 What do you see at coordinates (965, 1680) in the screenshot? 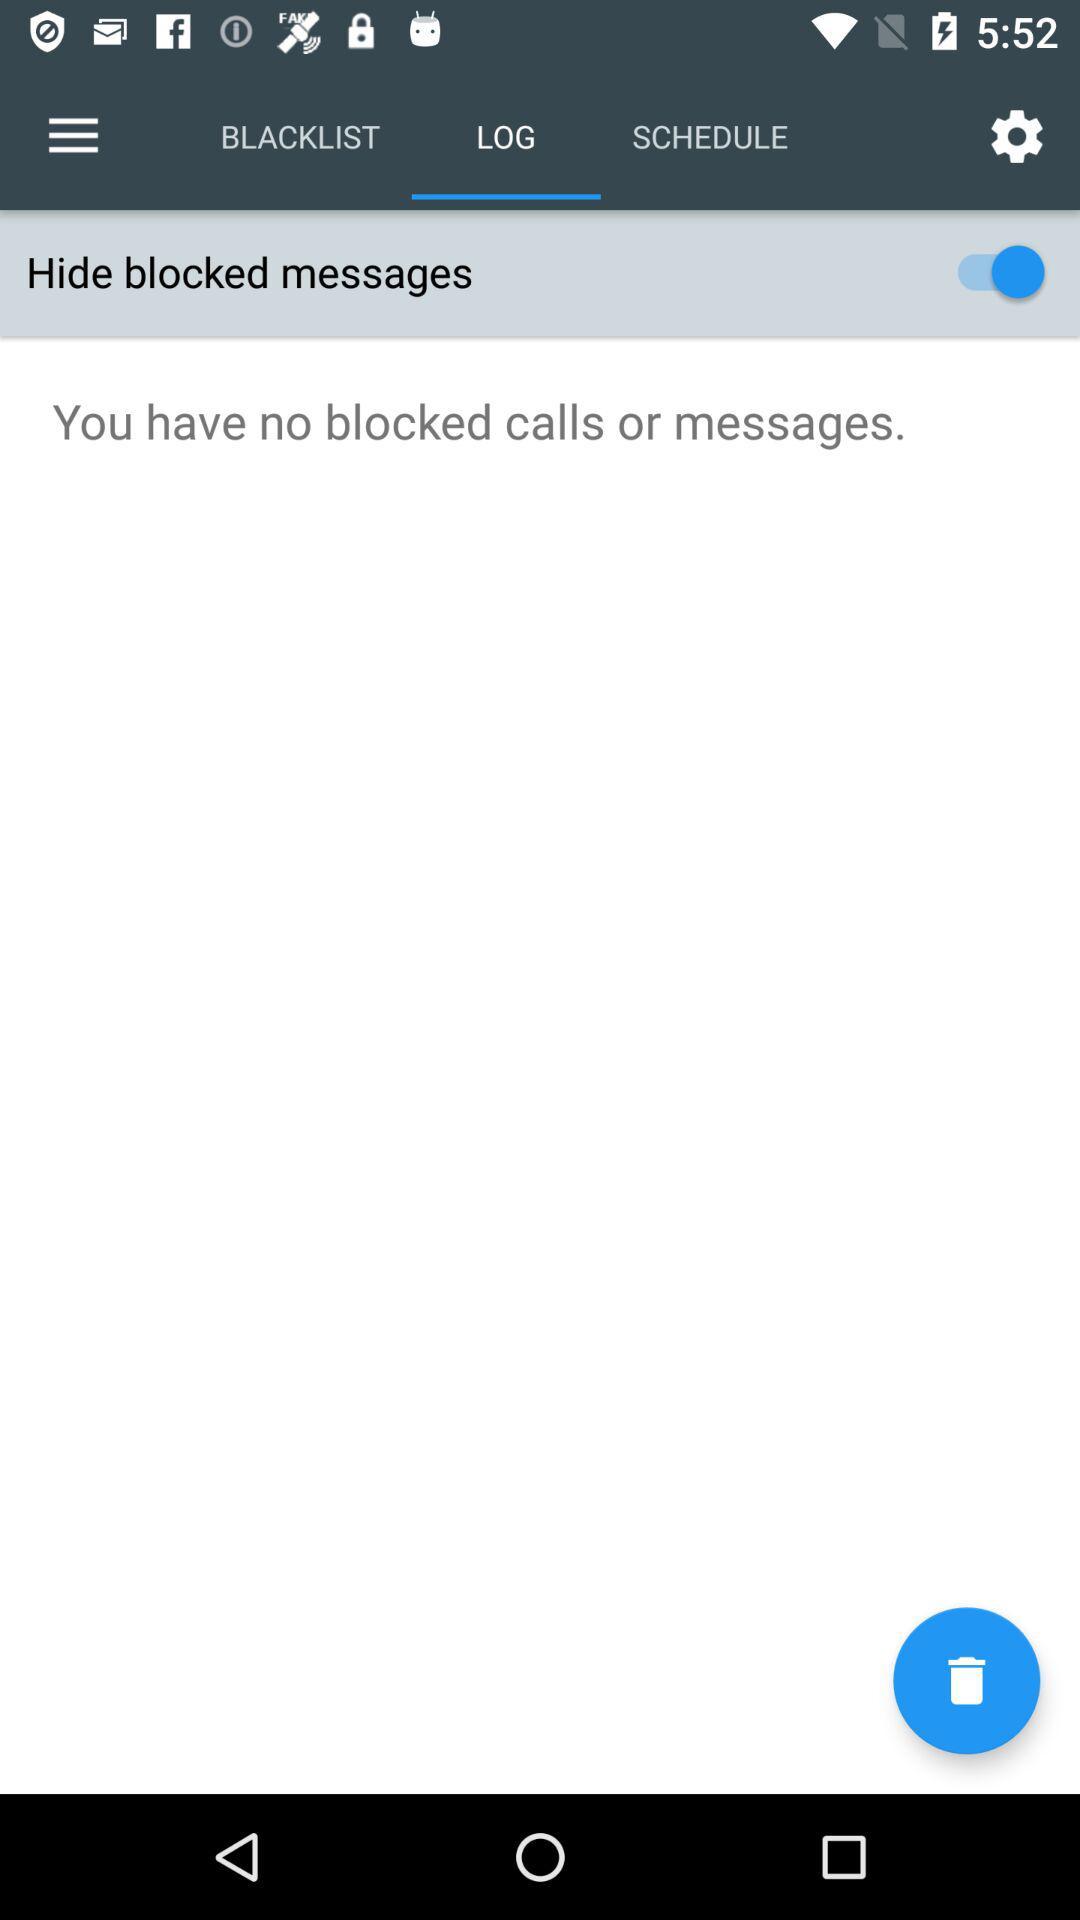
I see `the icon below you have no icon` at bounding box center [965, 1680].